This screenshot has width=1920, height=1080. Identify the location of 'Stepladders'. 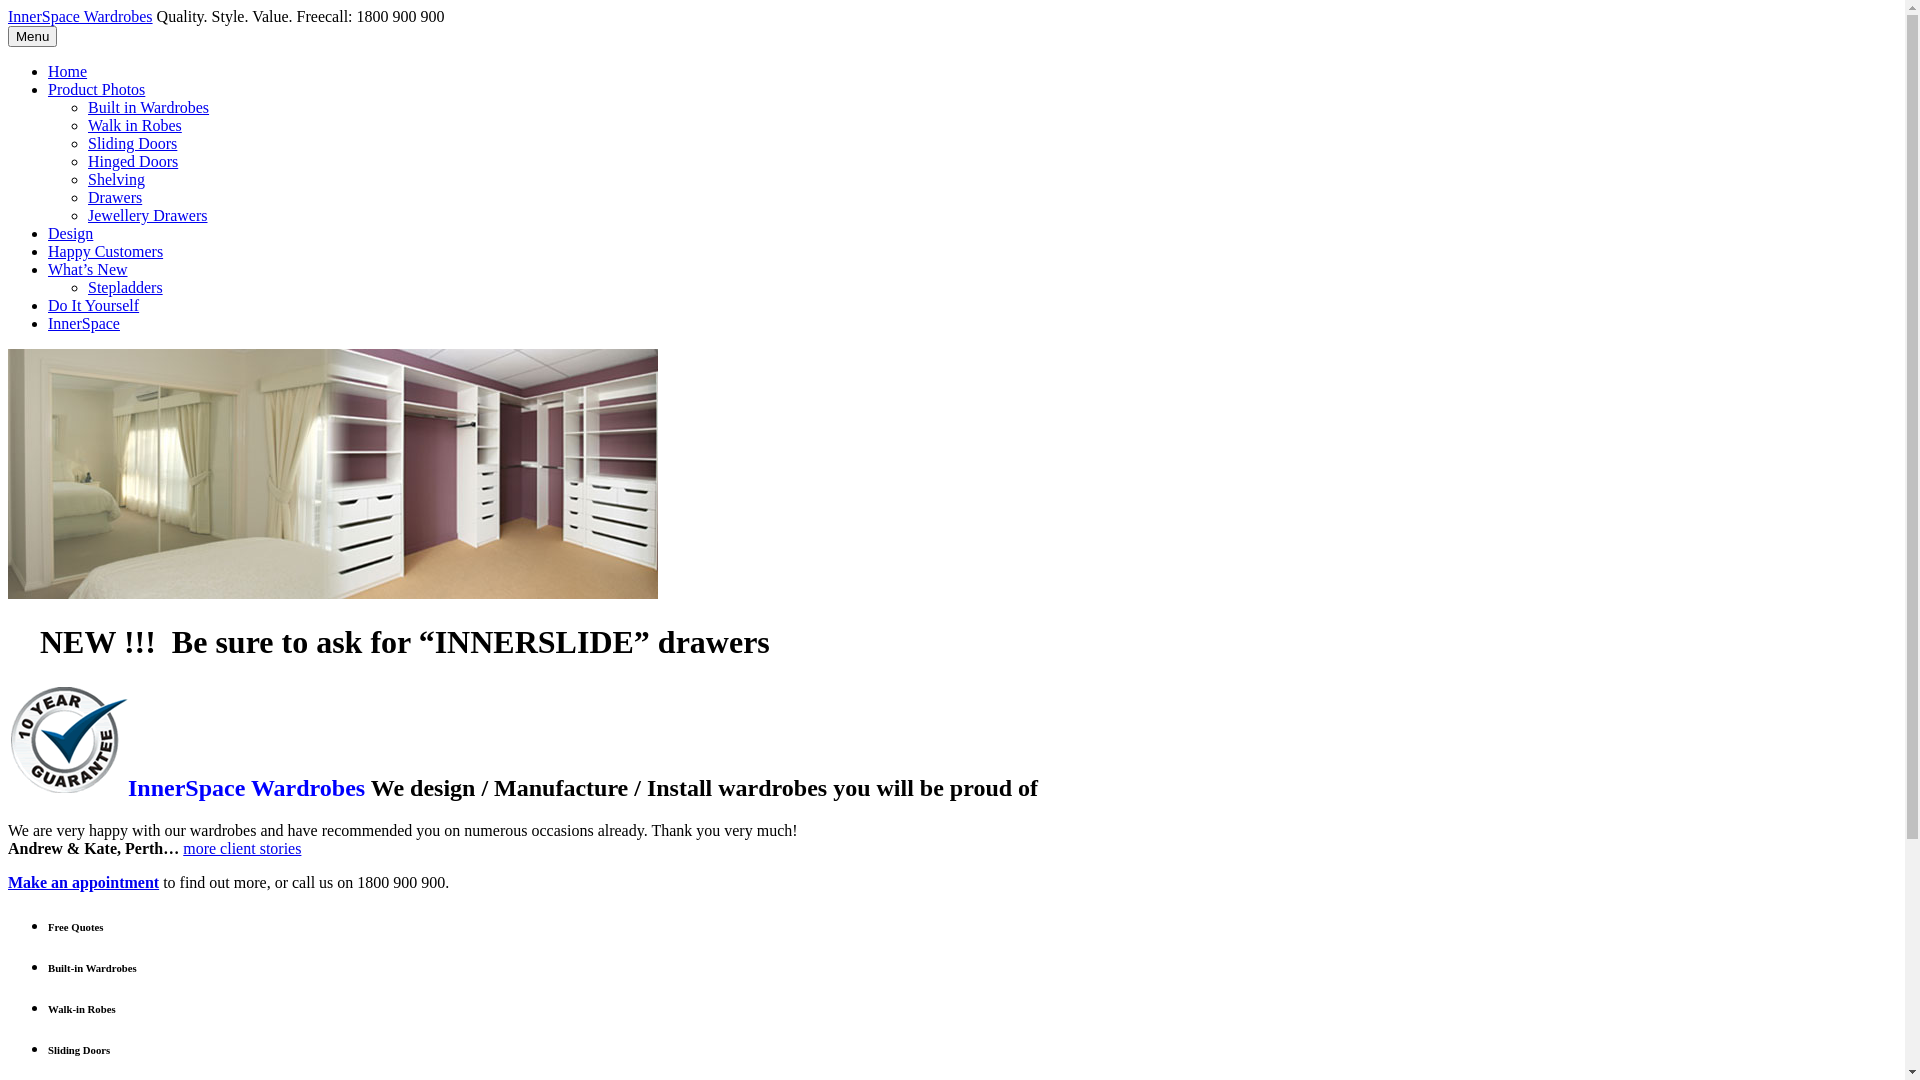
(124, 287).